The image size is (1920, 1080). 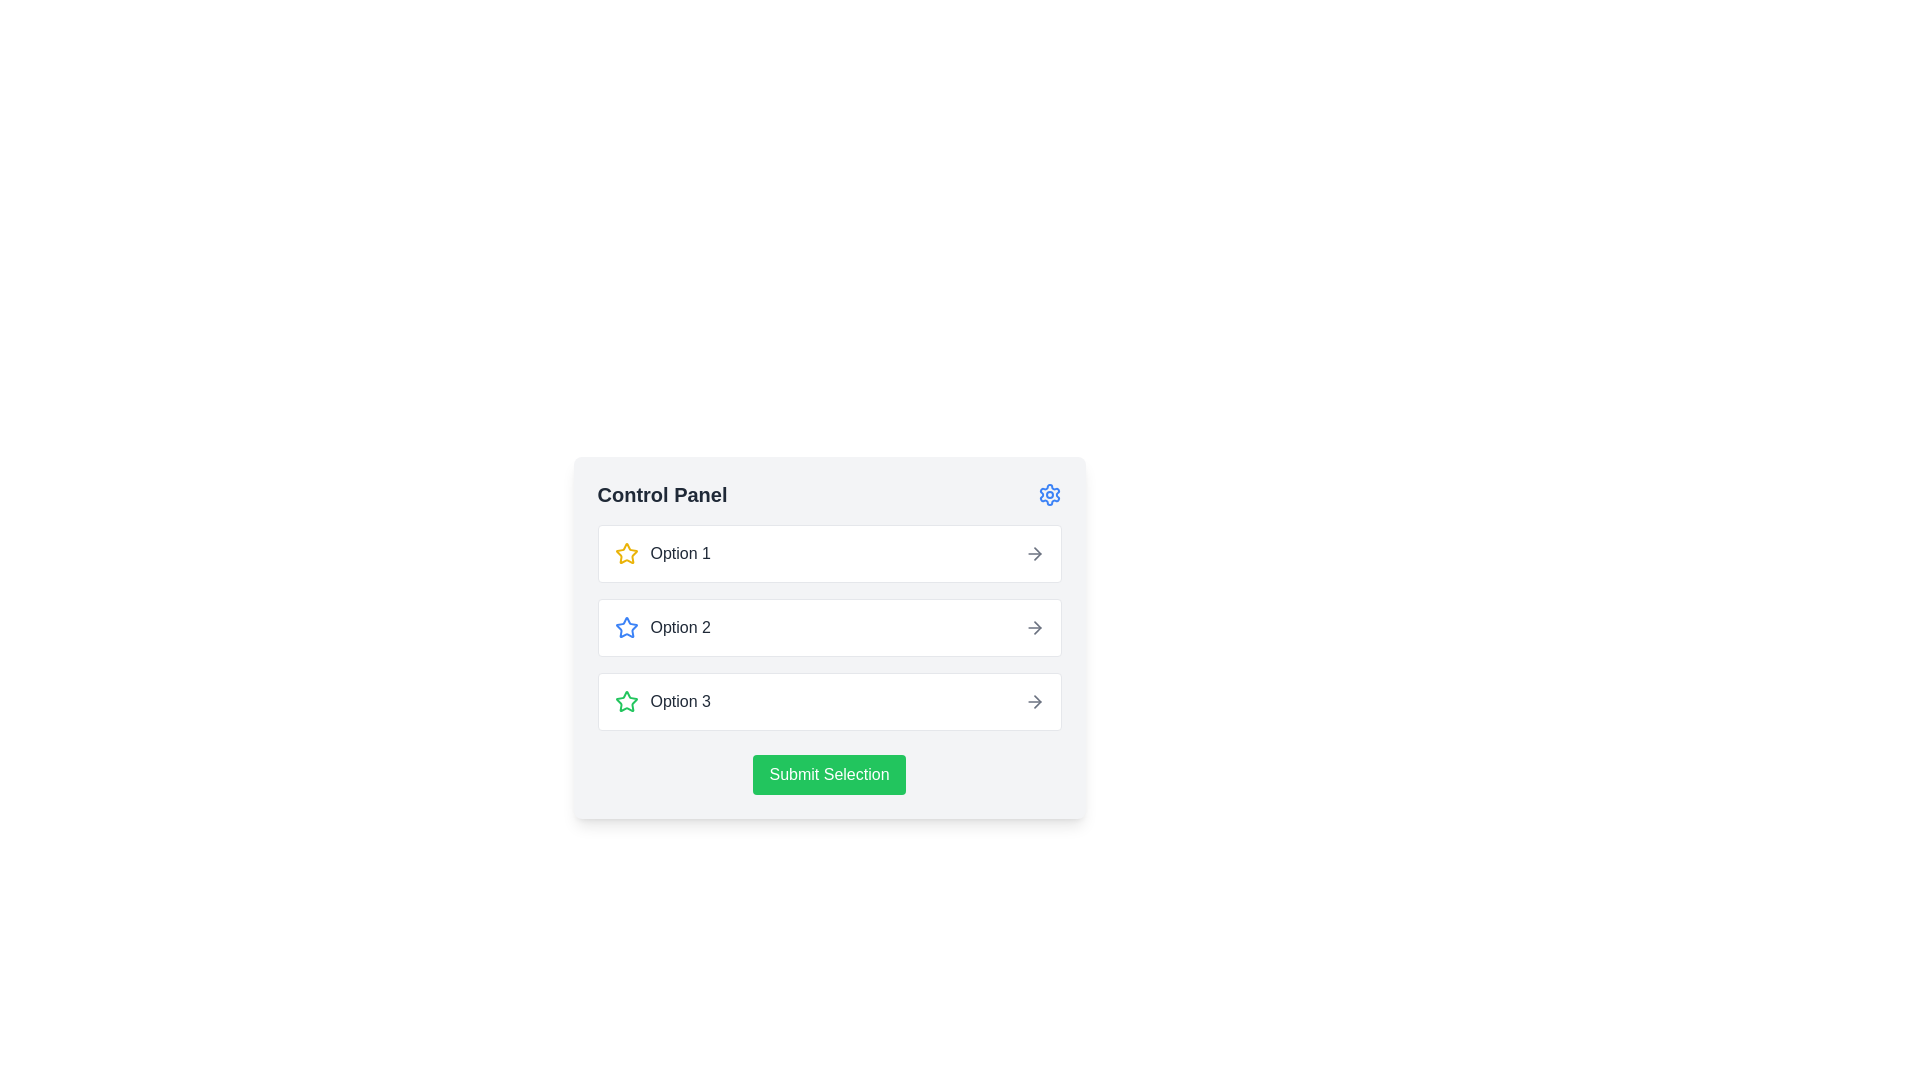 I want to click on the right-pointing arrow icon located in the third option row (Option 3), so click(x=1037, y=701).